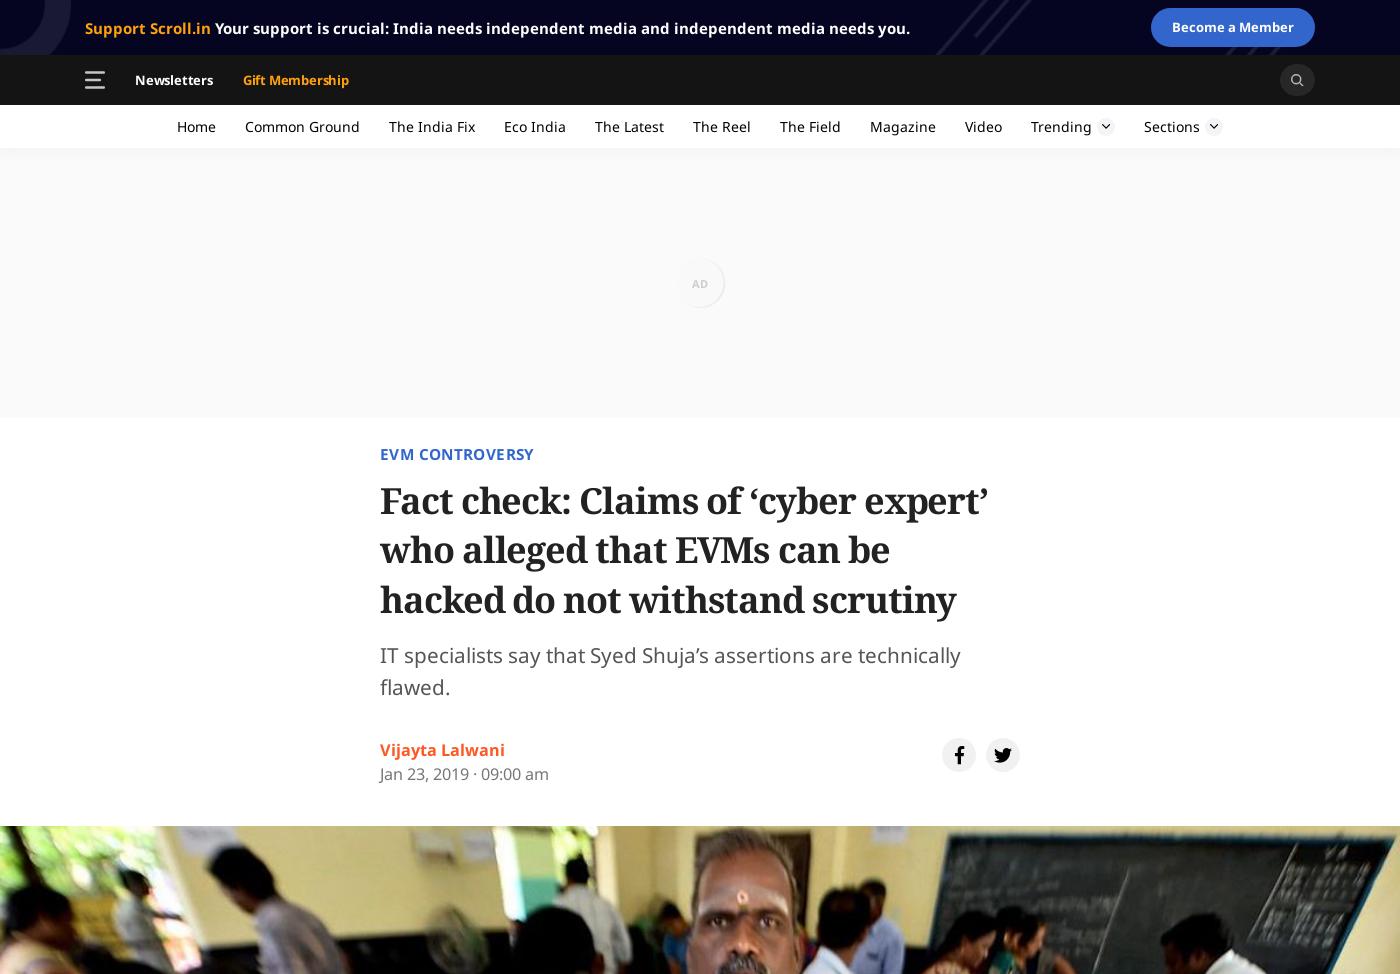 Image resolution: width=1400 pixels, height=974 pixels. Describe the element at coordinates (294, 78) in the screenshot. I see `'Gift Membership'` at that location.